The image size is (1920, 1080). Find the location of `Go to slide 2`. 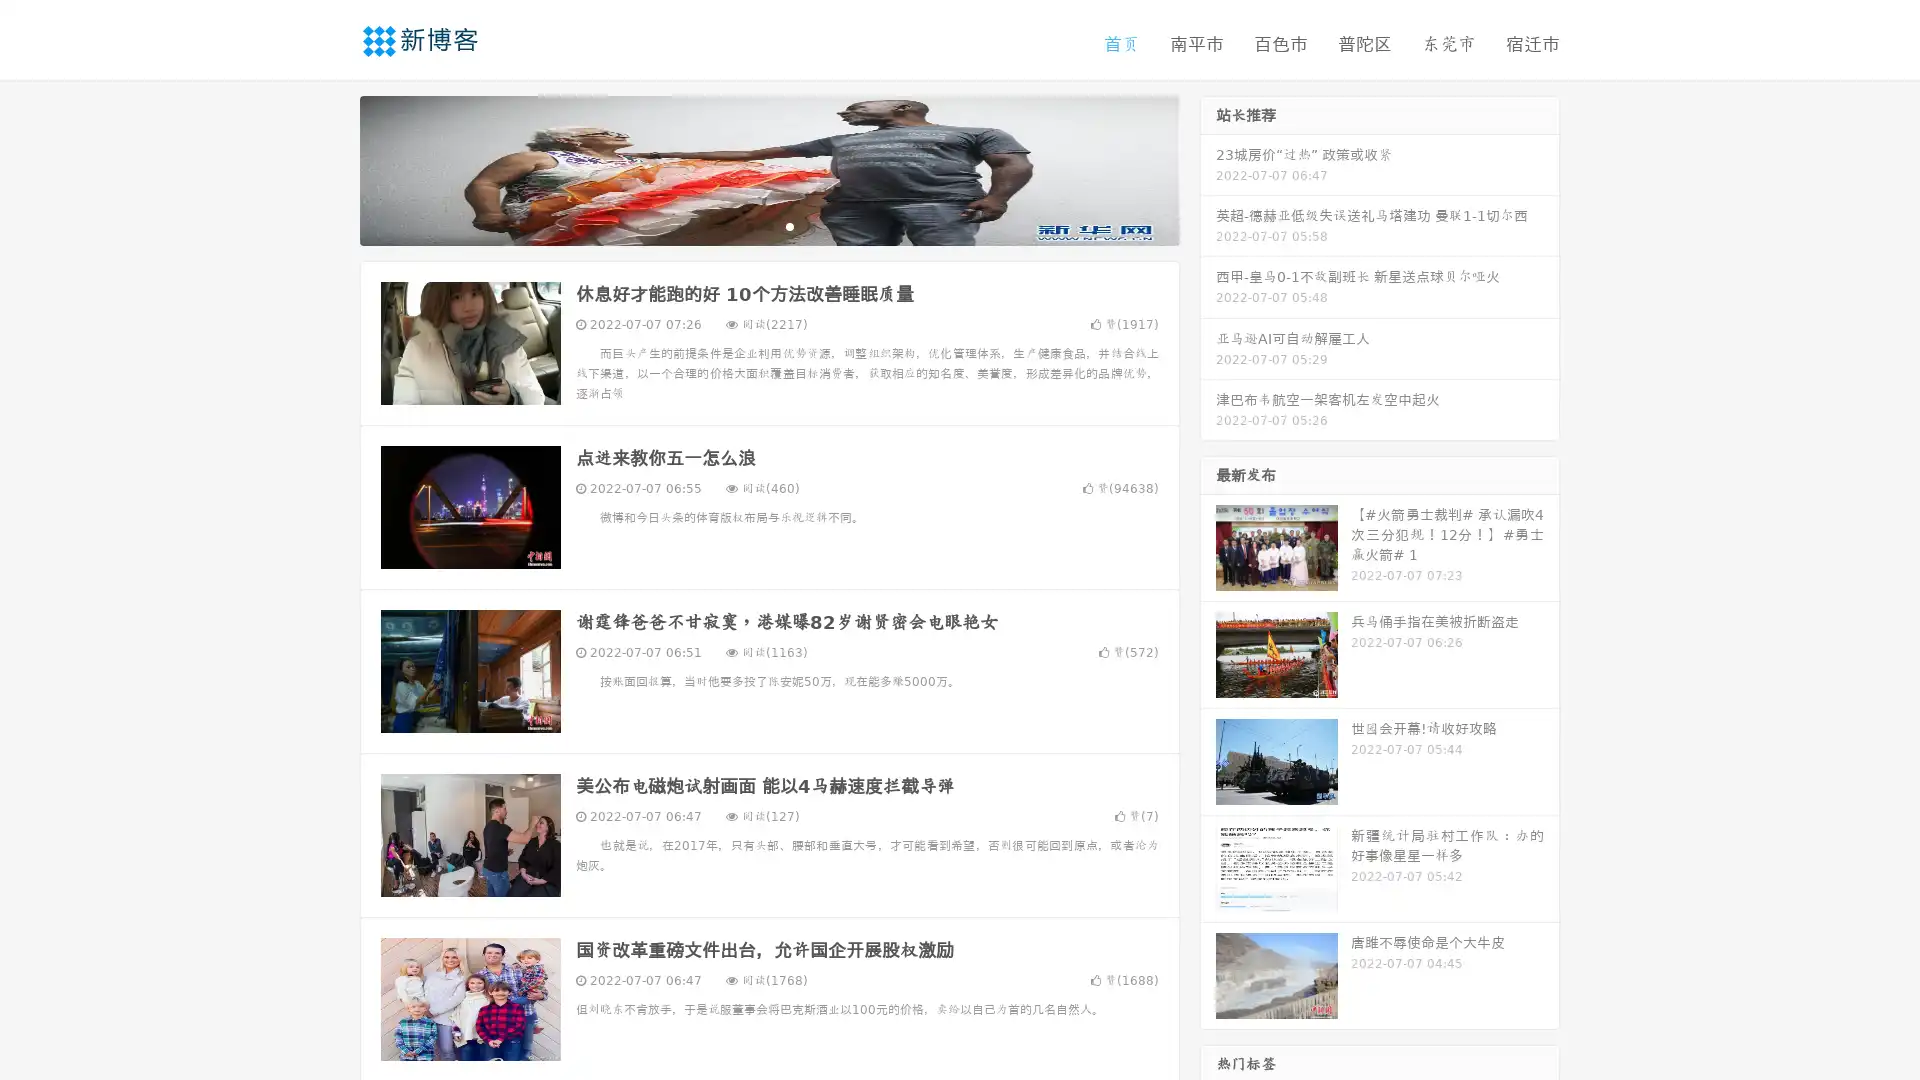

Go to slide 2 is located at coordinates (768, 225).